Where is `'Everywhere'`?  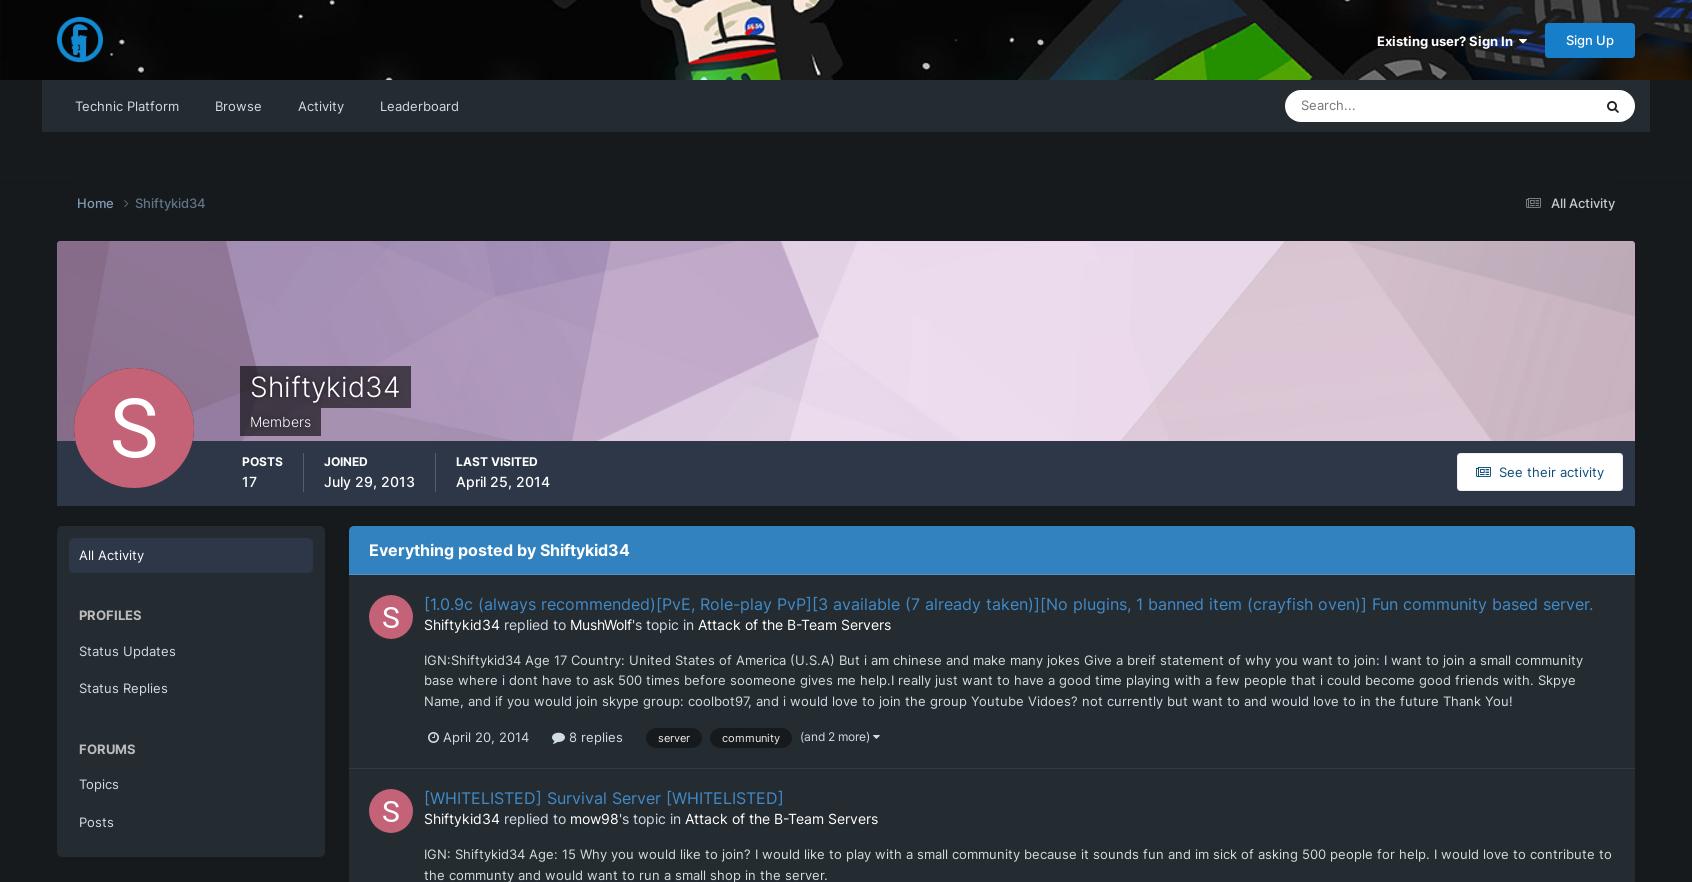 'Everywhere' is located at coordinates (1439, 149).